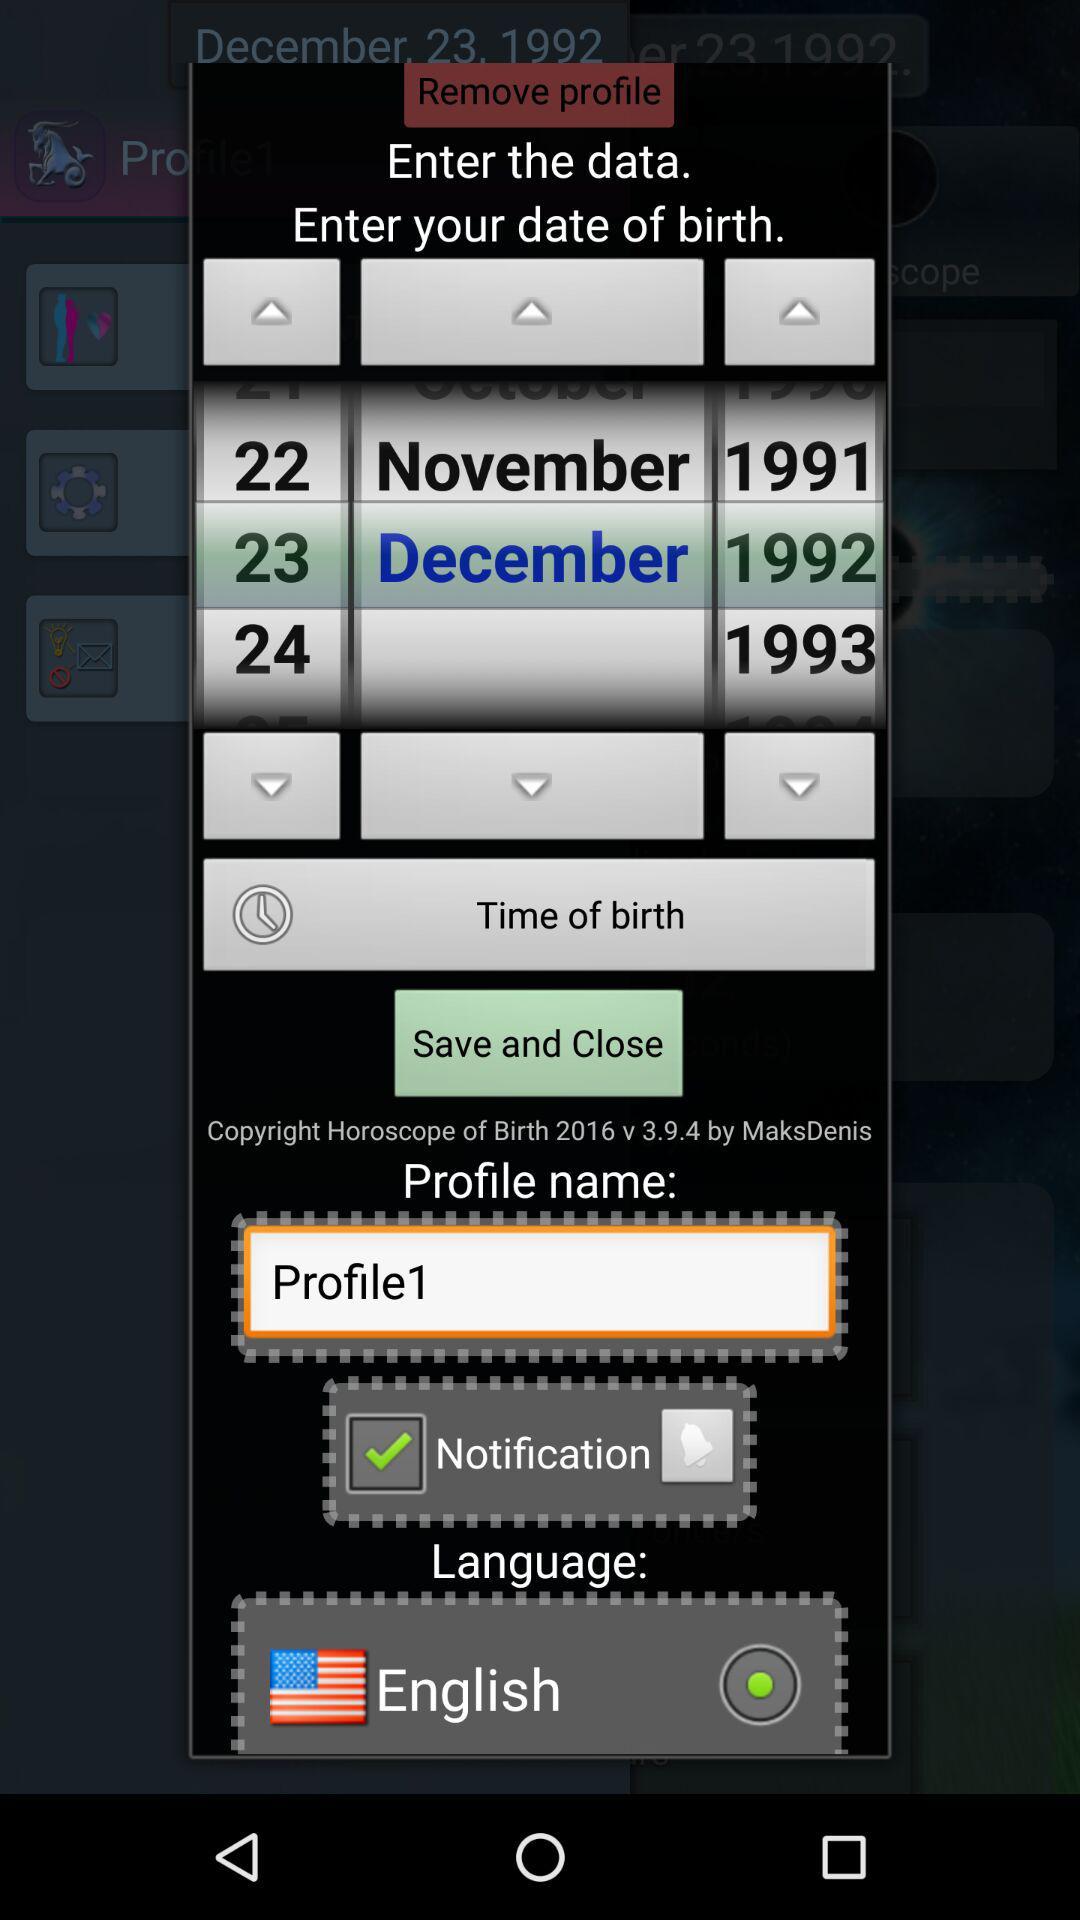  Describe the element at coordinates (272, 316) in the screenshot. I see `previous day` at that location.